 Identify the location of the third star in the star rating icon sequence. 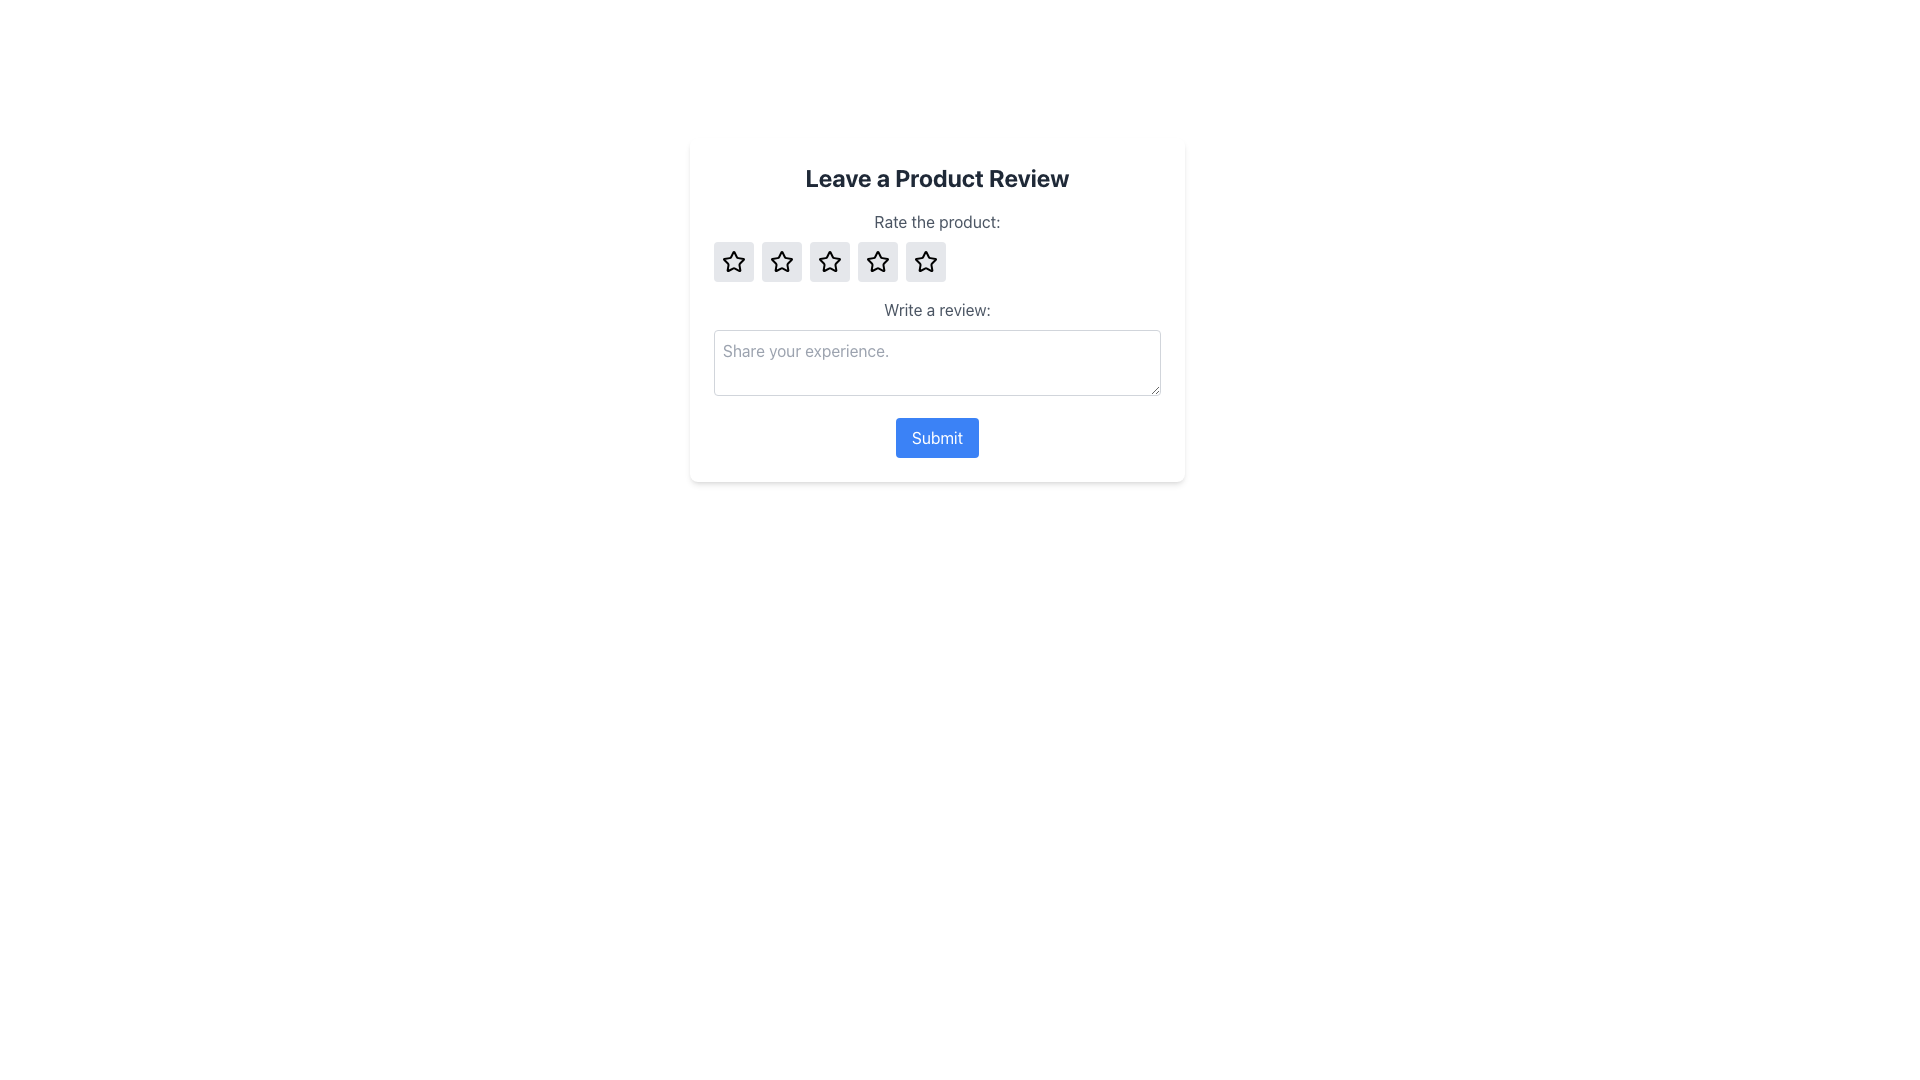
(878, 260).